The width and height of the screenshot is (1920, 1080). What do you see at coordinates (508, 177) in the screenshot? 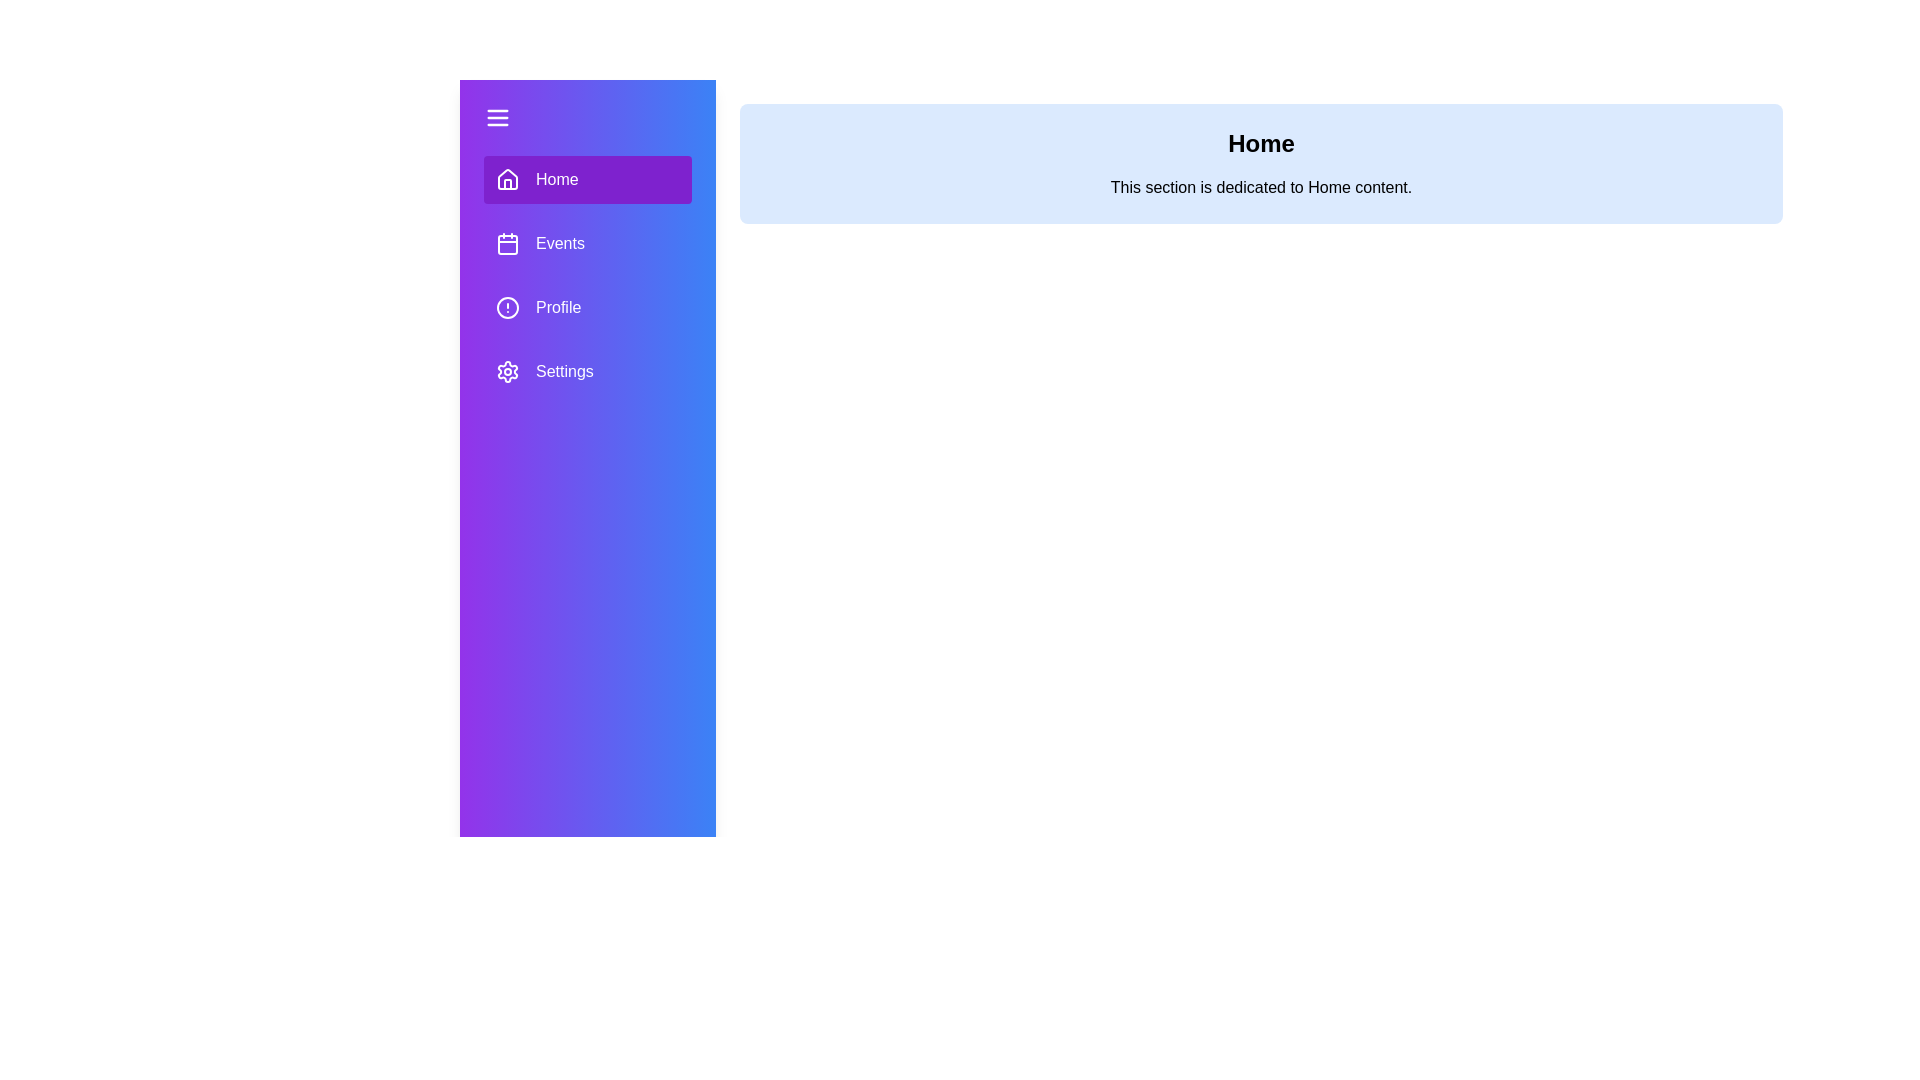
I see `the 'Home' menu icon located at the top of the sidebar, which helps users identify the home functionality` at bounding box center [508, 177].